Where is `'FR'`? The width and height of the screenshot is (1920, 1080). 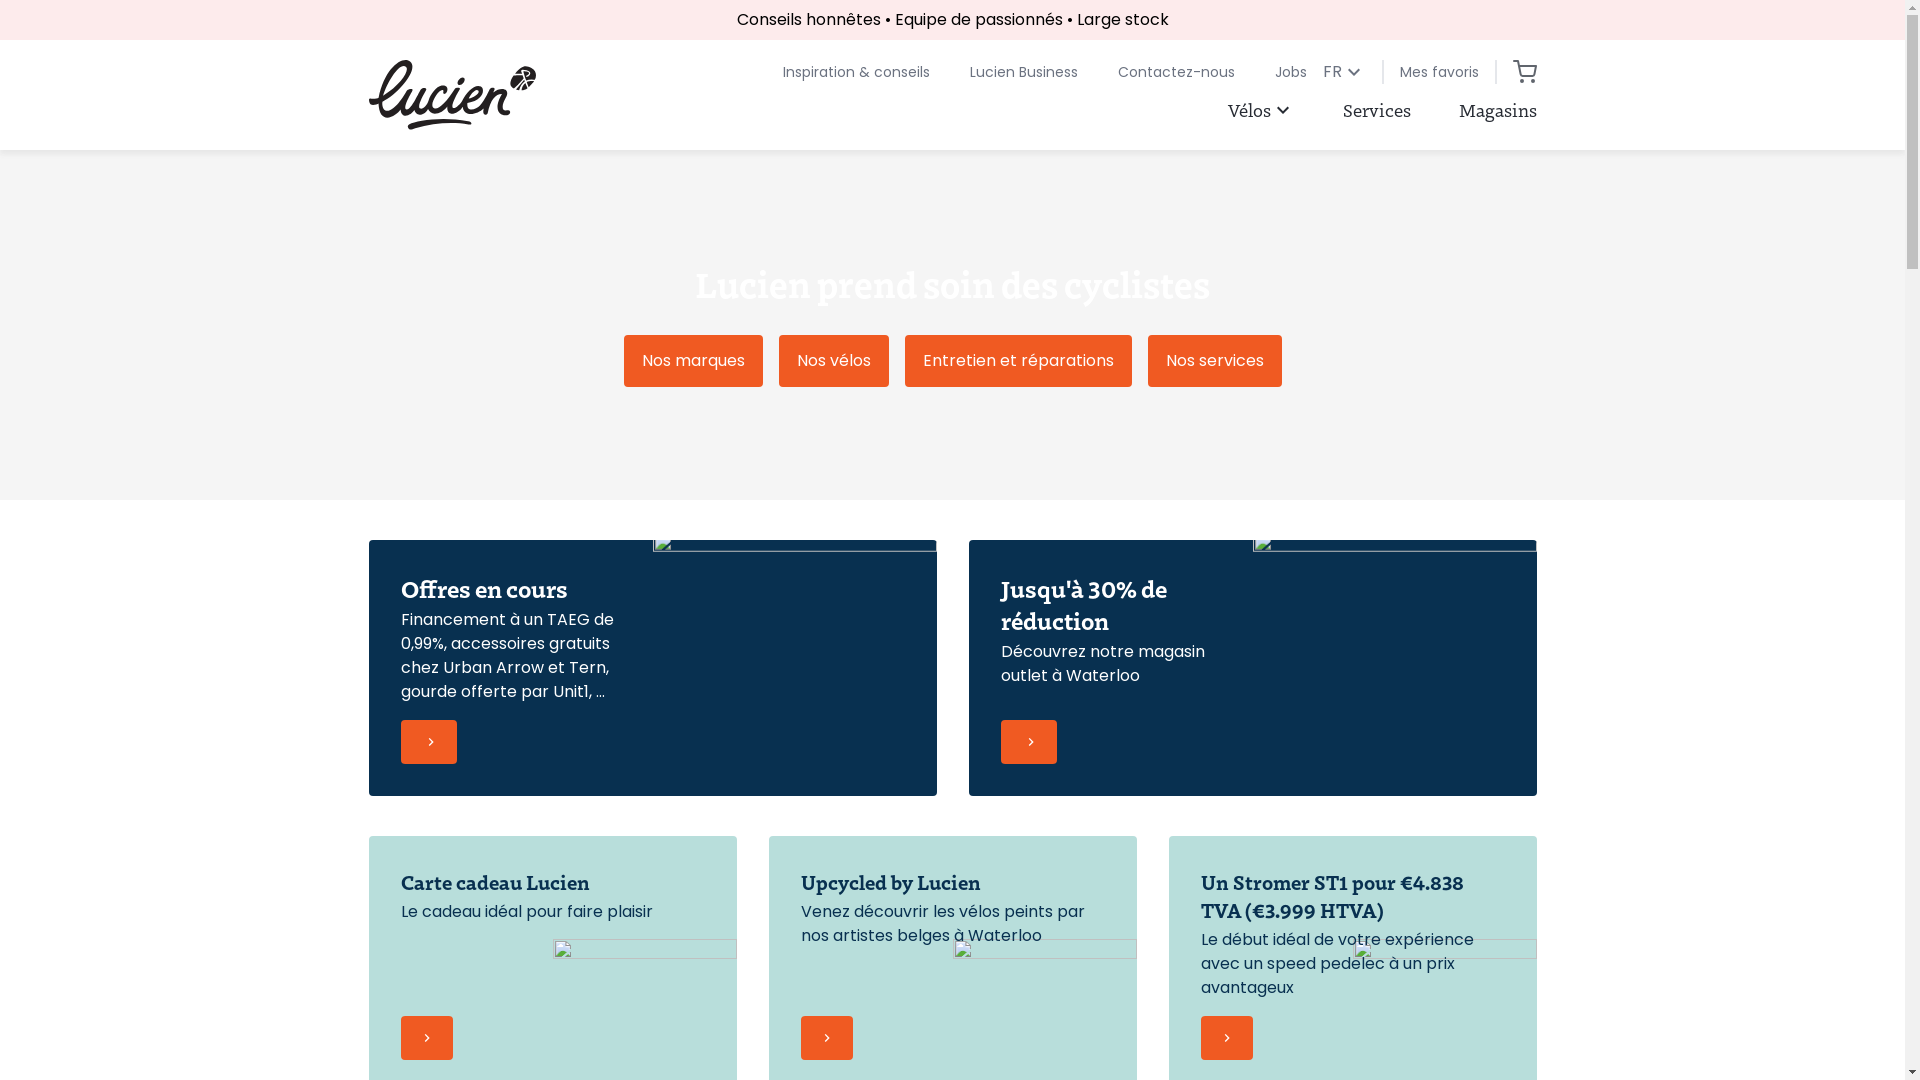 'FR' is located at coordinates (1343, 71).